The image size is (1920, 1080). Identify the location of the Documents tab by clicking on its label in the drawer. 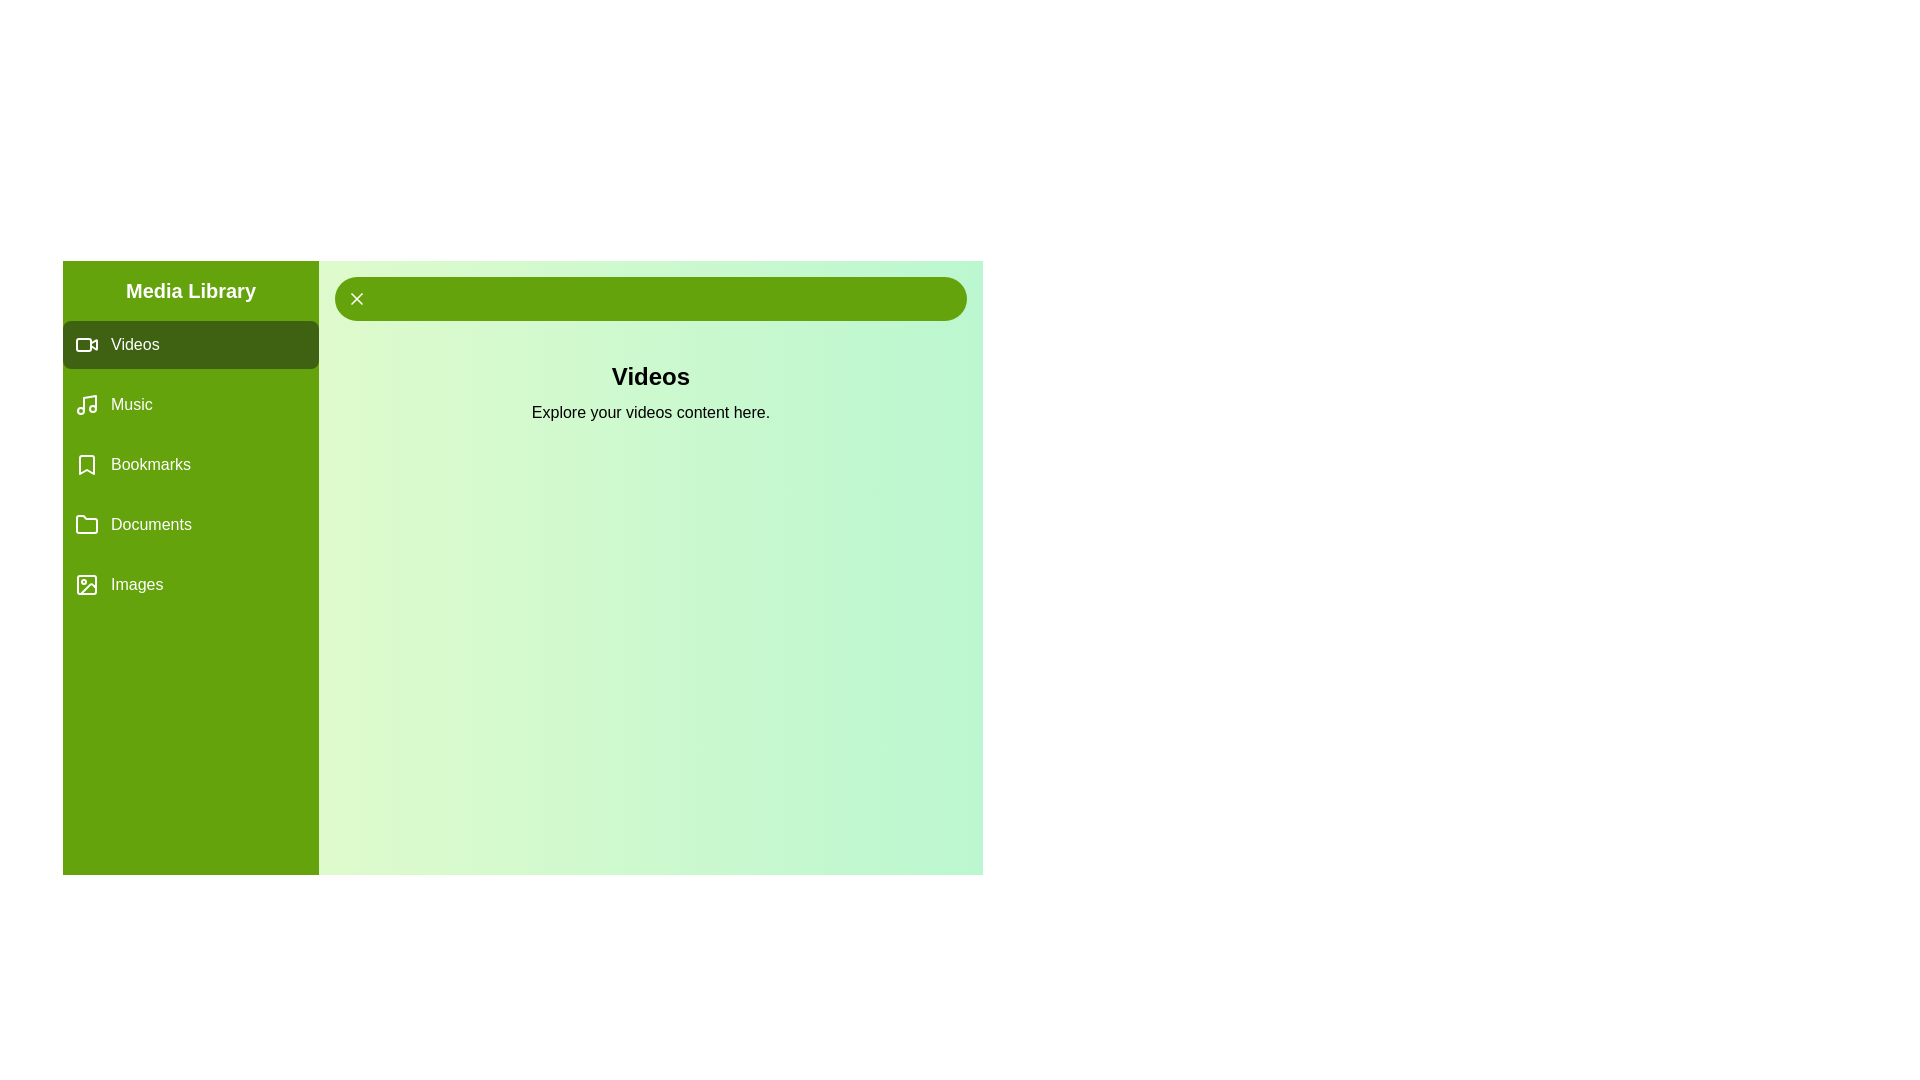
(191, 523).